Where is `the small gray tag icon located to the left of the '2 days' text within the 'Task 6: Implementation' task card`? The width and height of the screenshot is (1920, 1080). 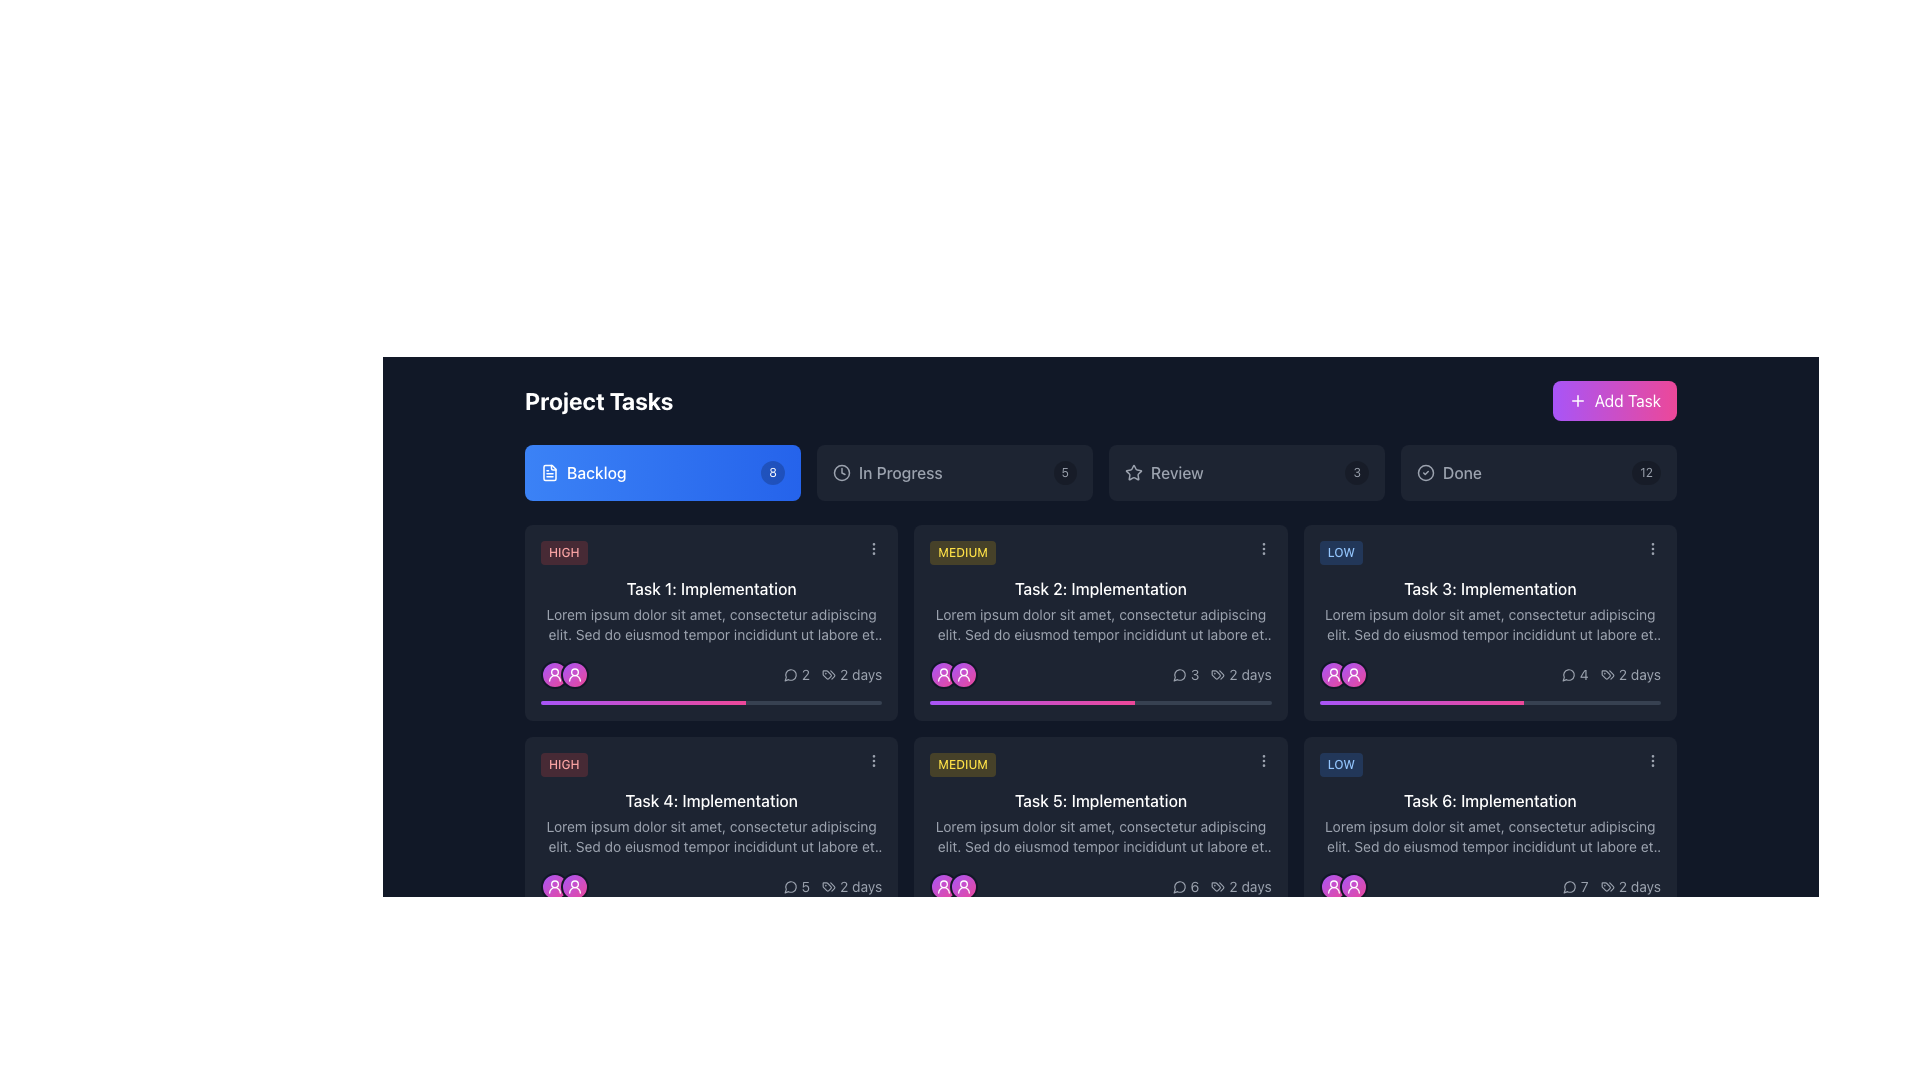
the small gray tag icon located to the left of the '2 days' text within the 'Task 6: Implementation' task card is located at coordinates (1607, 886).